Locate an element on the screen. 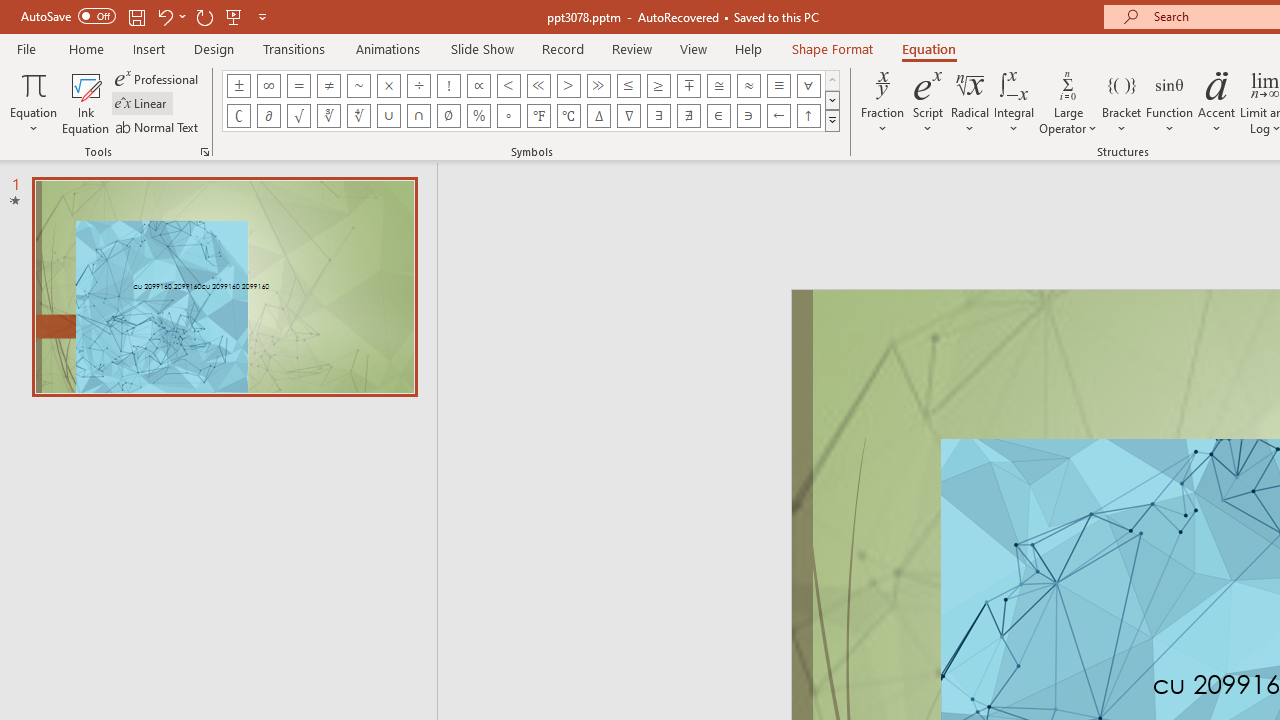 Image resolution: width=1280 pixels, height=720 pixels. 'Equation Symbol Minus Plus' is located at coordinates (689, 85).